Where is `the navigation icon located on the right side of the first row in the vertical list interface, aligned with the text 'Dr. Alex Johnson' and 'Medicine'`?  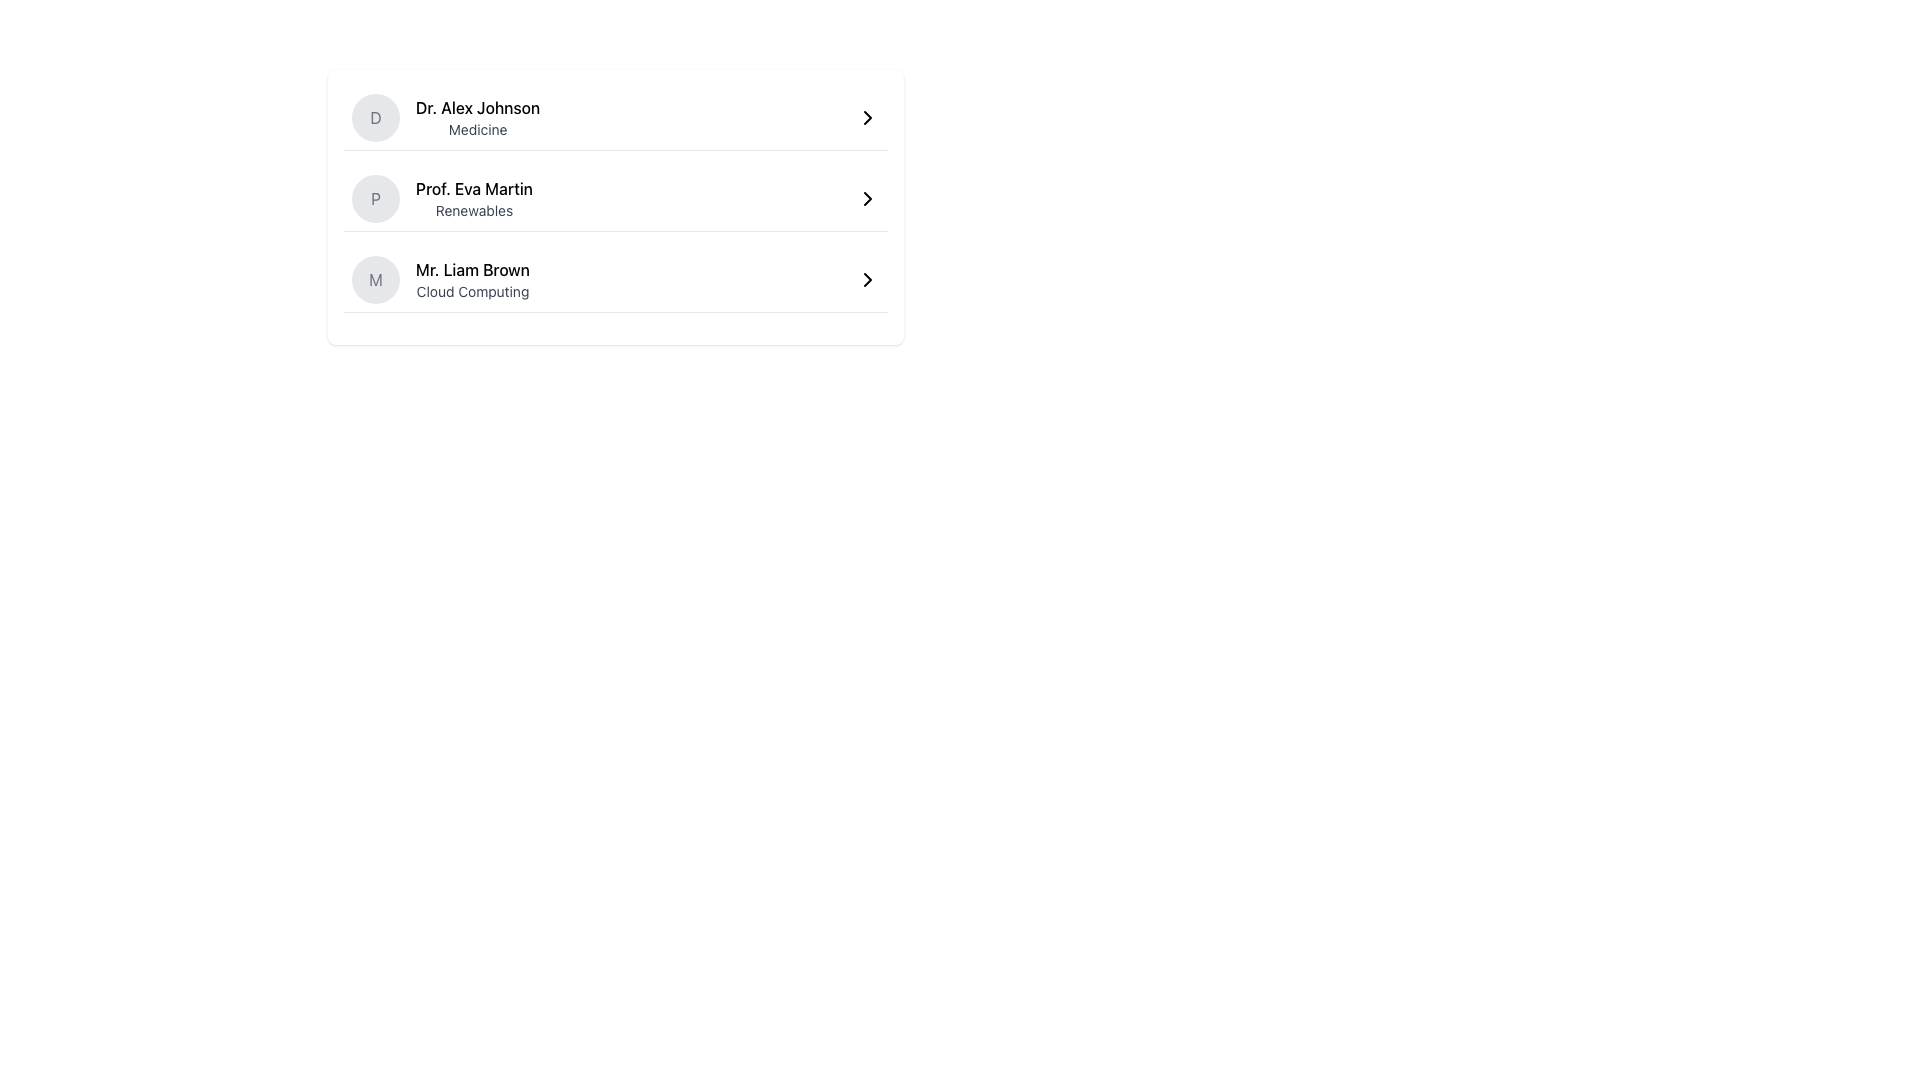 the navigation icon located on the right side of the first row in the vertical list interface, aligned with the text 'Dr. Alex Johnson' and 'Medicine' is located at coordinates (868, 118).